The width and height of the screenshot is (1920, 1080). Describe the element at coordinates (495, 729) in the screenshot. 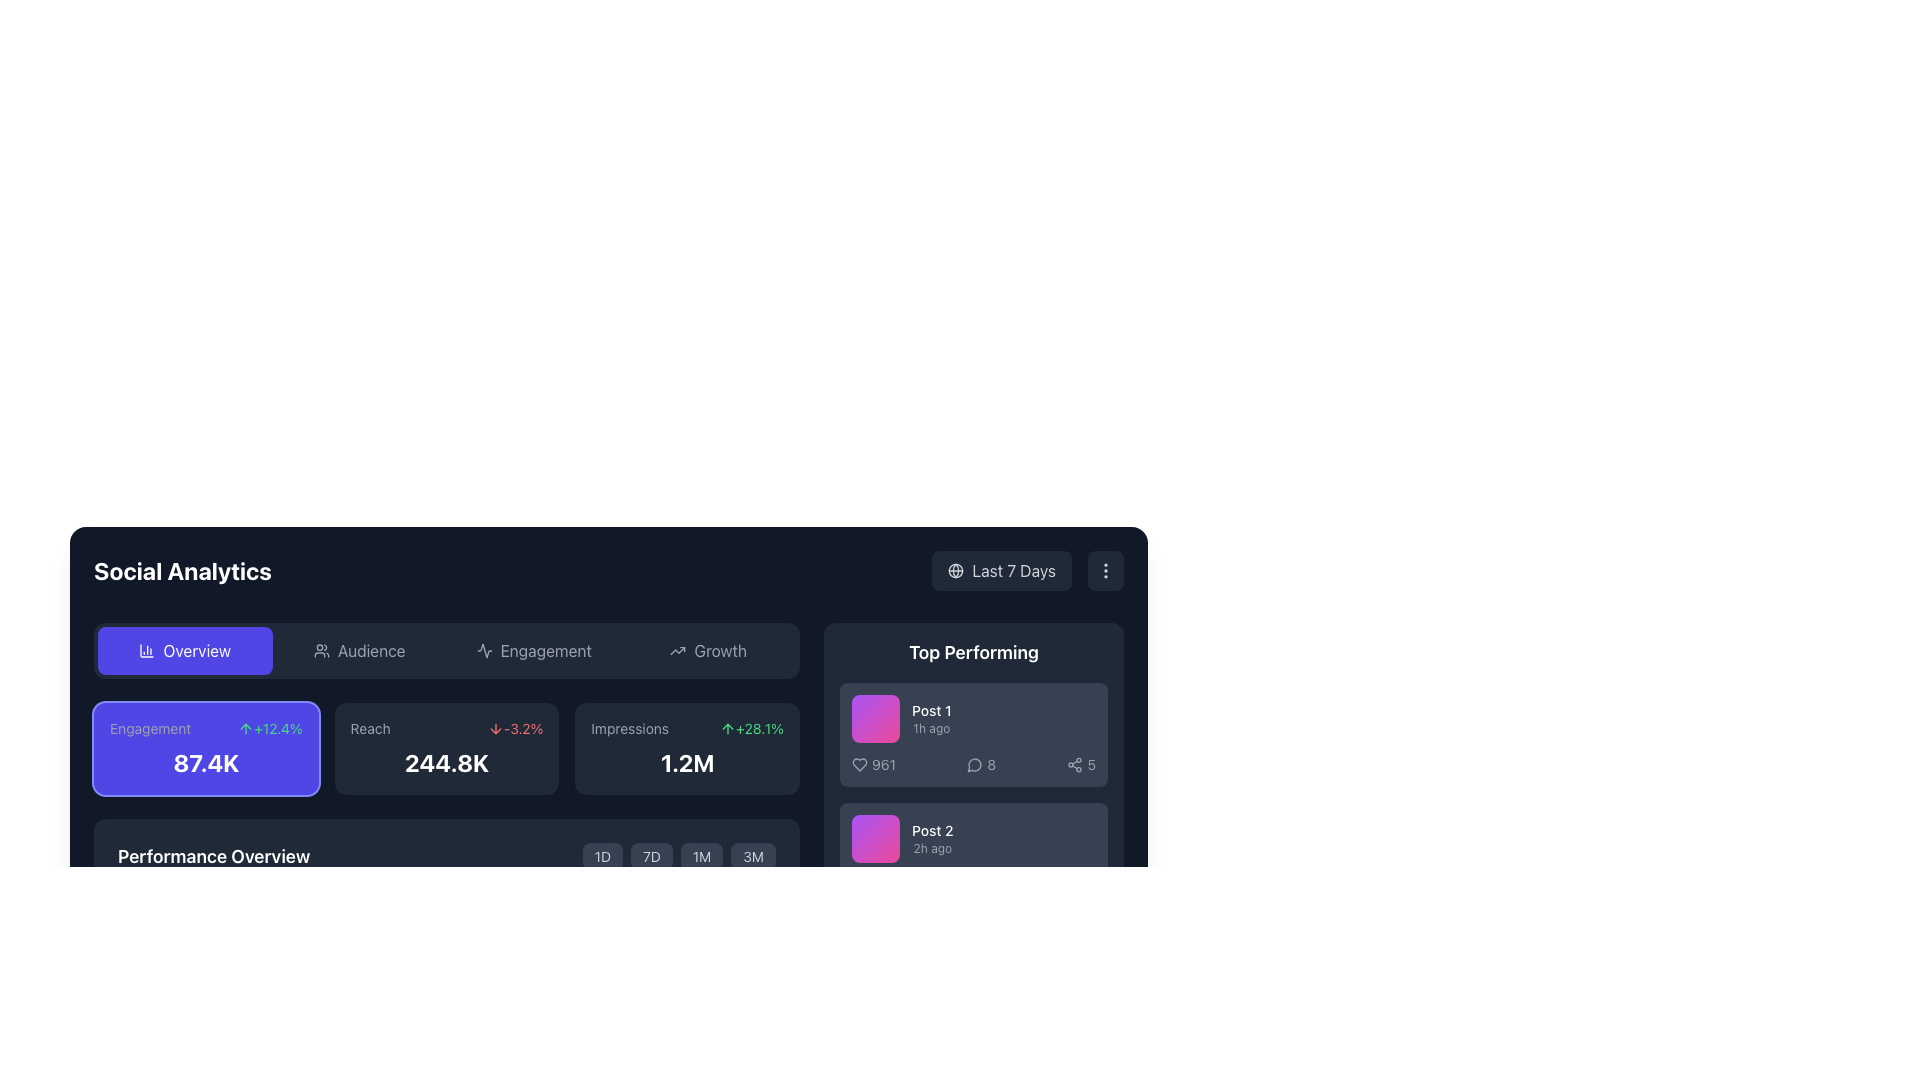

I see `the arrow icon indicating a negative trend in the 'Reach' metric, located adjacent to the '-3.2%' label` at that location.